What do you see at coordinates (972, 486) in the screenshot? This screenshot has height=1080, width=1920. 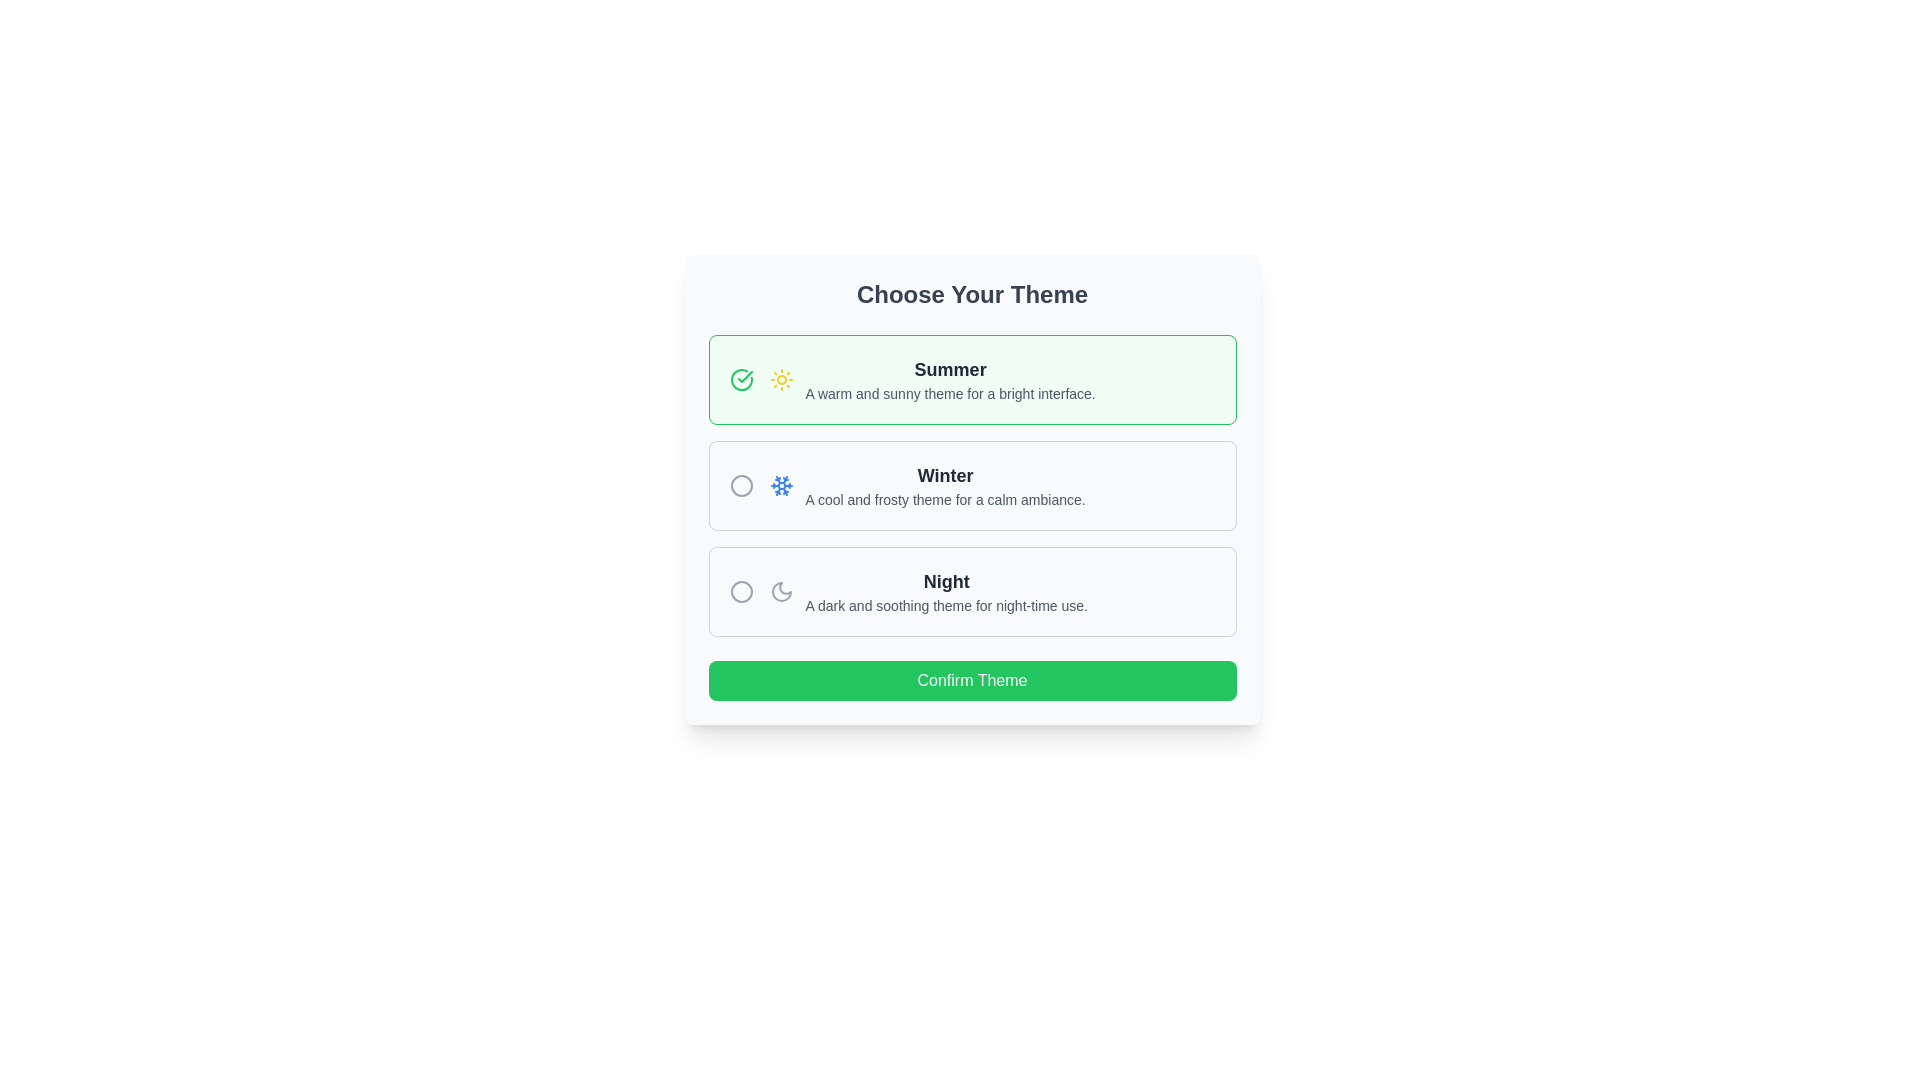 I see `the 'Winter' theme by clicking on the second selectable card with a radio button in the theme options` at bounding box center [972, 486].